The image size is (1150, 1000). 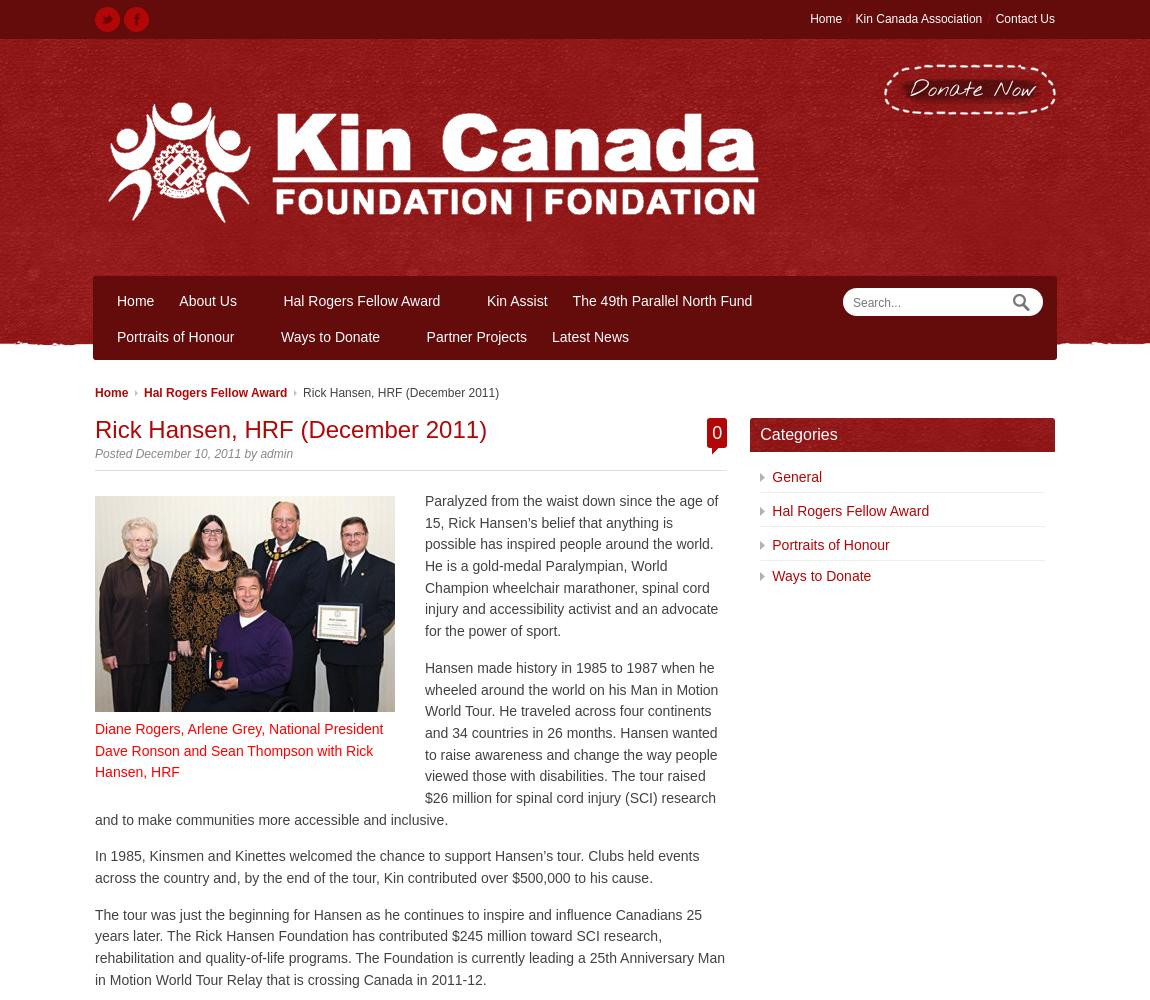 What do you see at coordinates (973, 89) in the screenshot?
I see `'Donate Now'` at bounding box center [973, 89].